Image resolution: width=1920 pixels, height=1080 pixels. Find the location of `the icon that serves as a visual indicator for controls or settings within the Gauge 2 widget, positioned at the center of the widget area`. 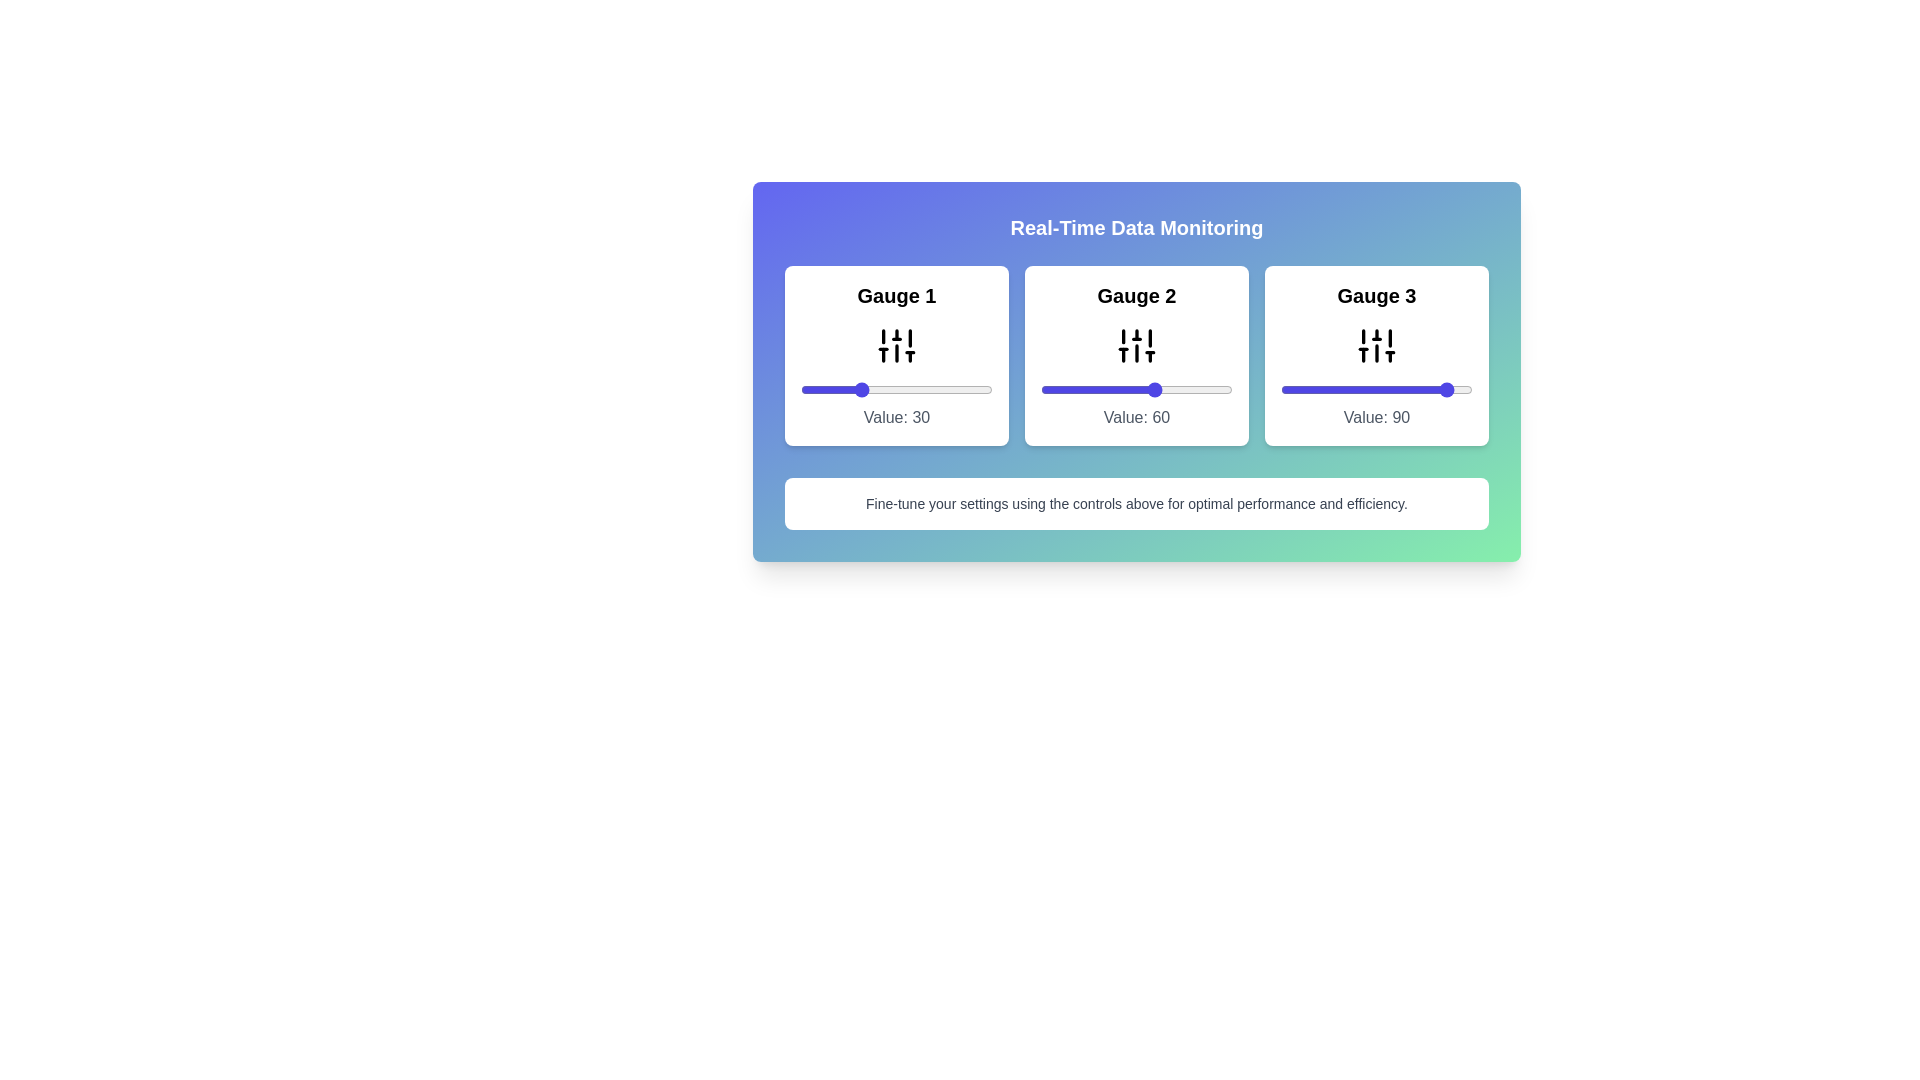

the icon that serves as a visual indicator for controls or settings within the Gauge 2 widget, positioned at the center of the widget area is located at coordinates (1137, 345).